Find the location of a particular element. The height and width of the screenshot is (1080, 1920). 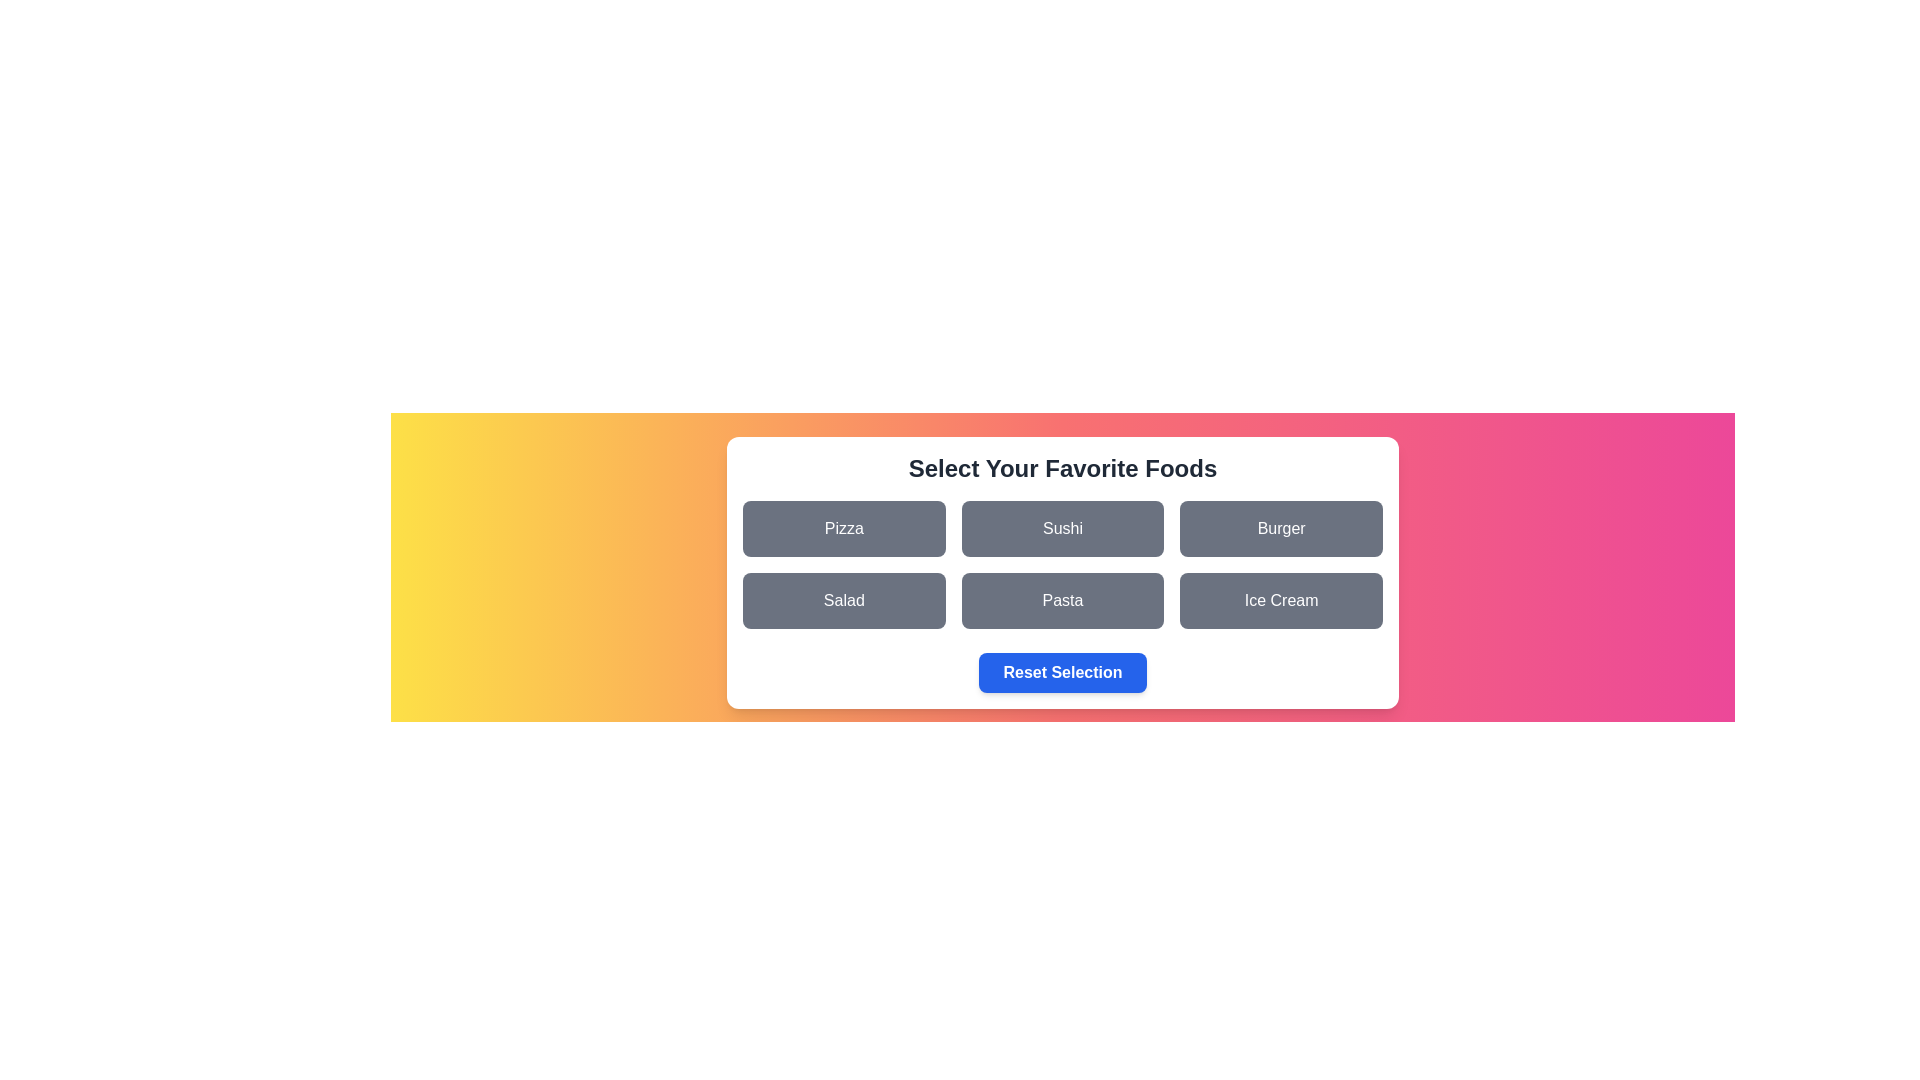

the 'Reset Selection' button to reset all food selections is located at coordinates (1061, 672).